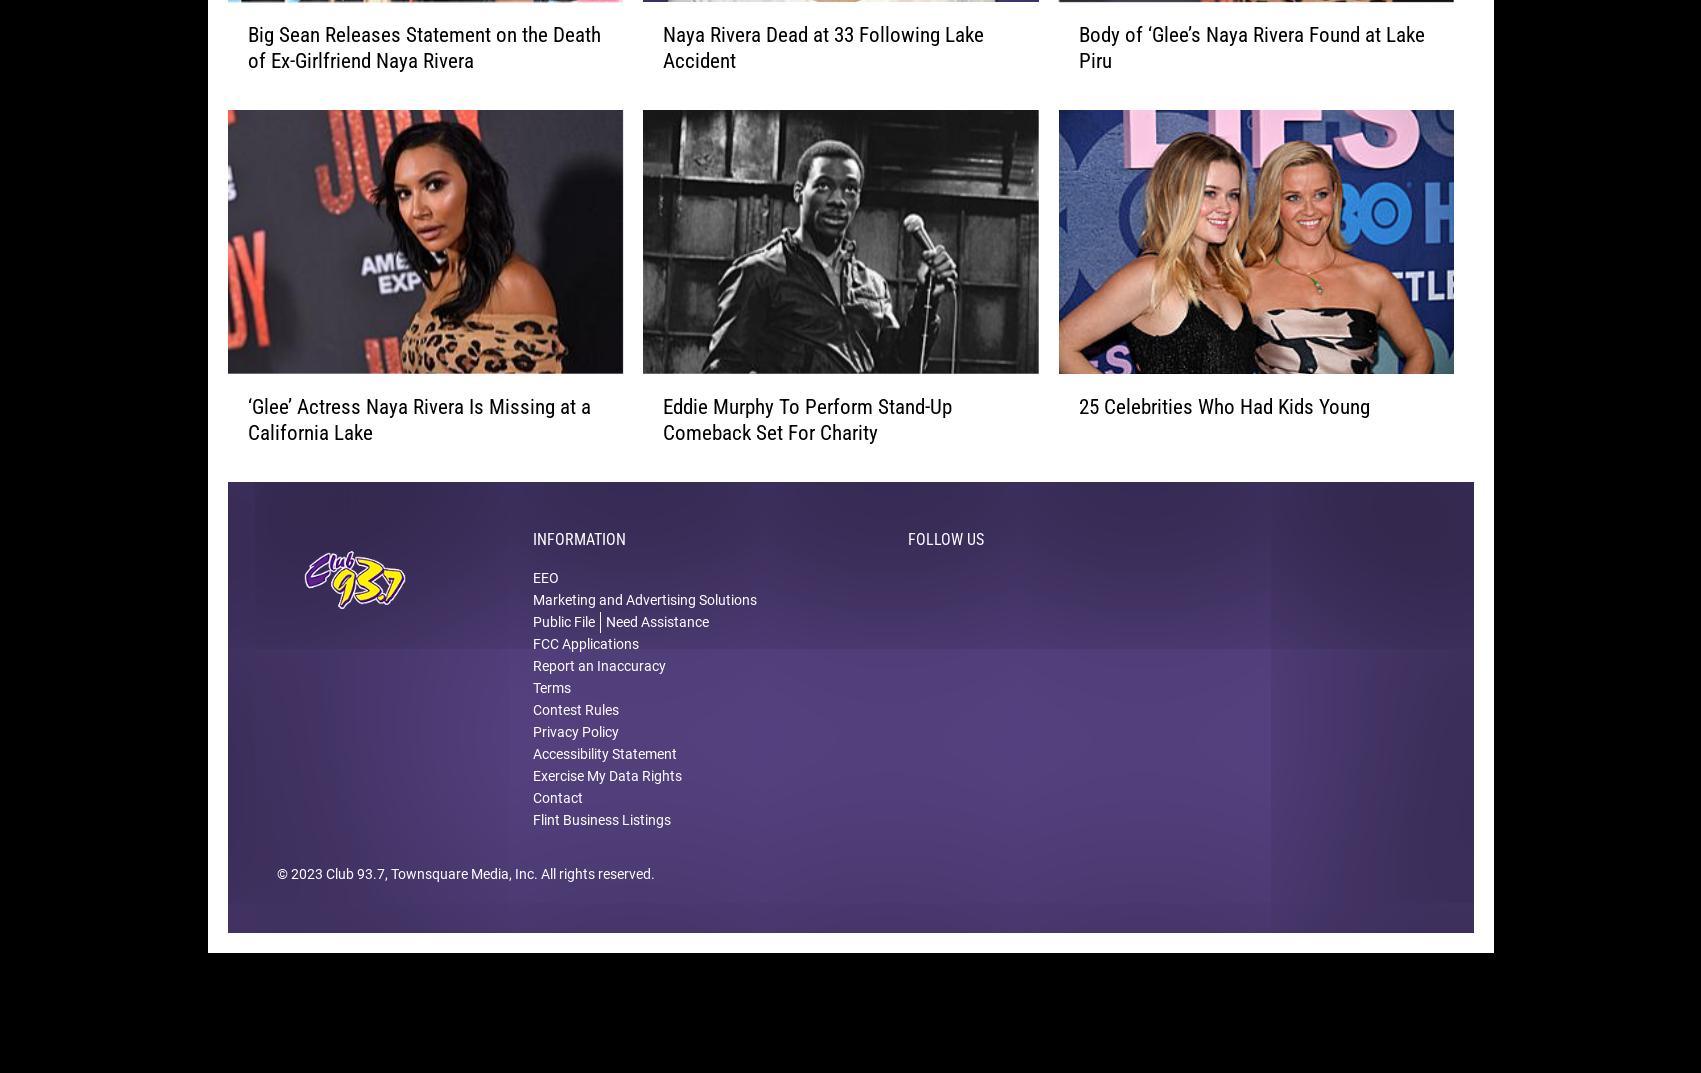  I want to click on 'Flint Business Listings', so click(600, 849).